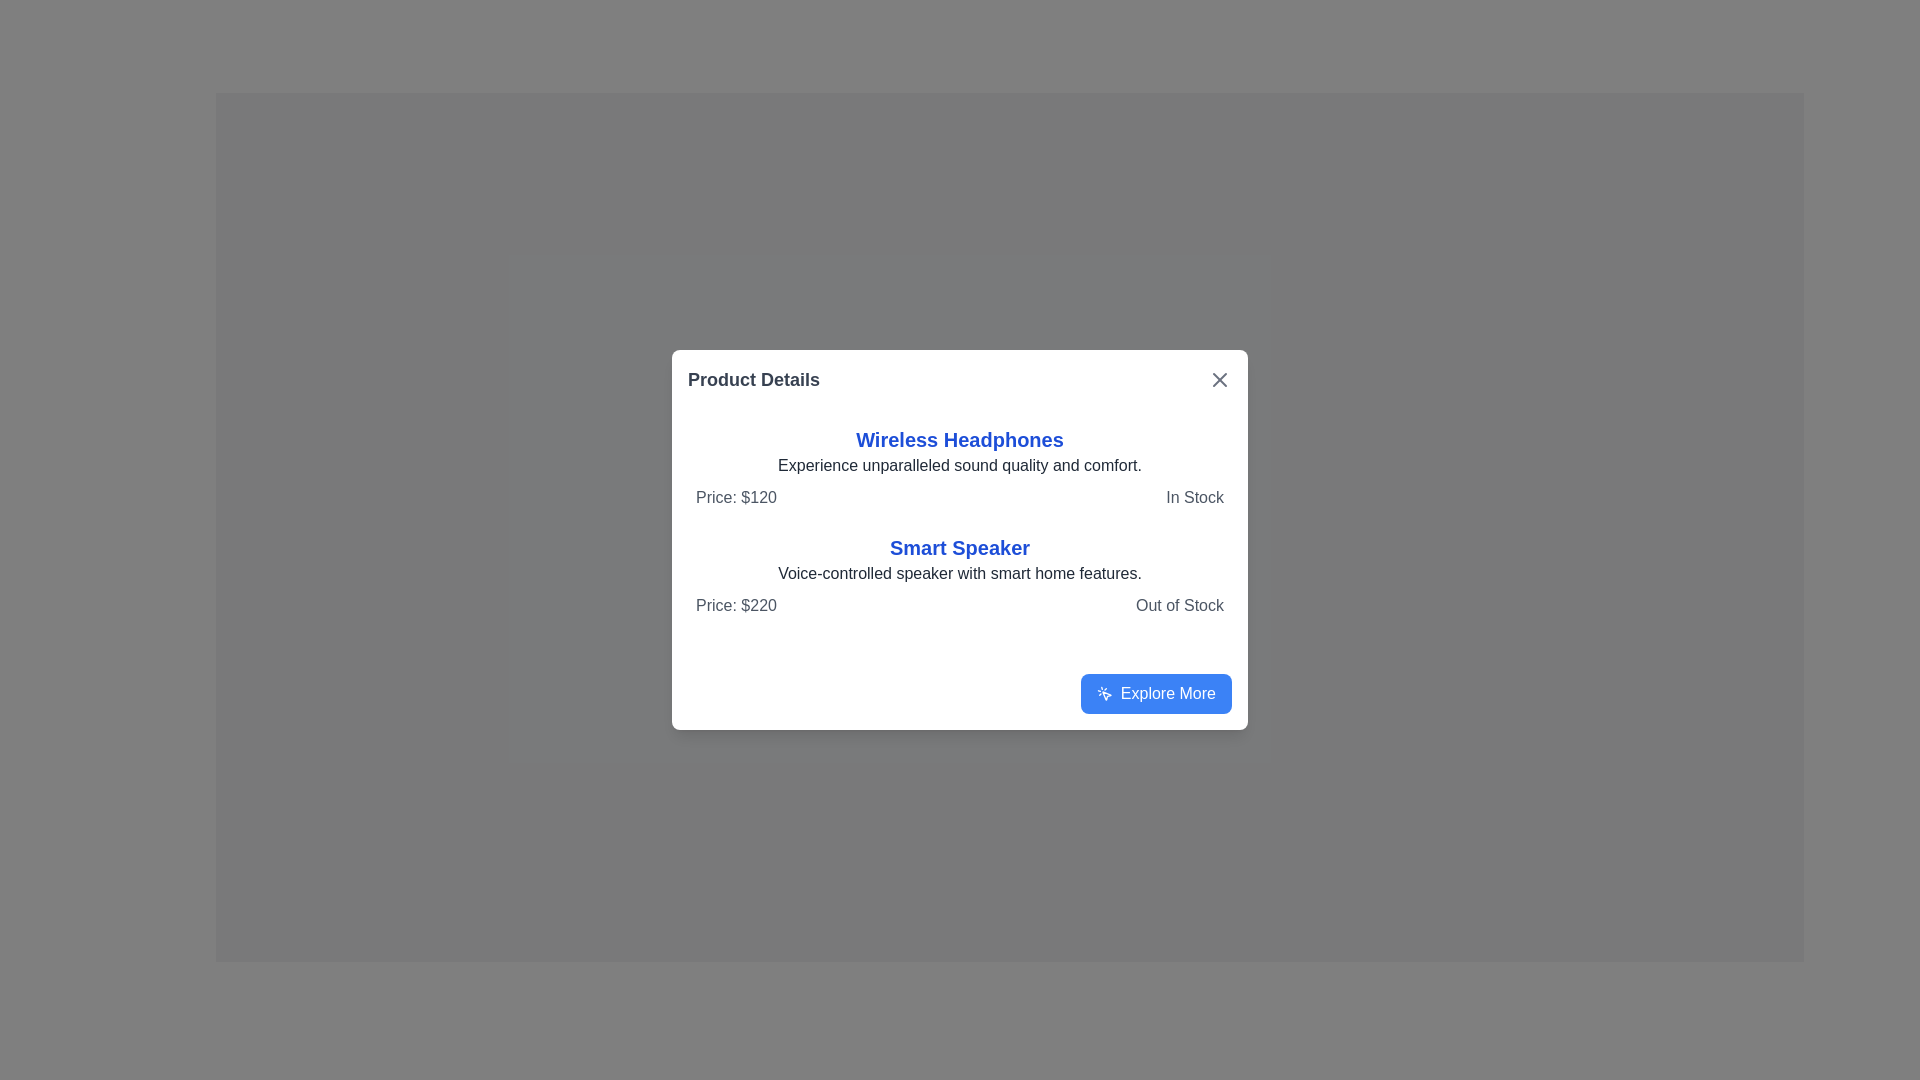 The image size is (1920, 1080). What do you see at coordinates (1218, 380) in the screenshot?
I see `the center of the 'X' button located in the top-right corner of the 'Product Details' modal` at bounding box center [1218, 380].